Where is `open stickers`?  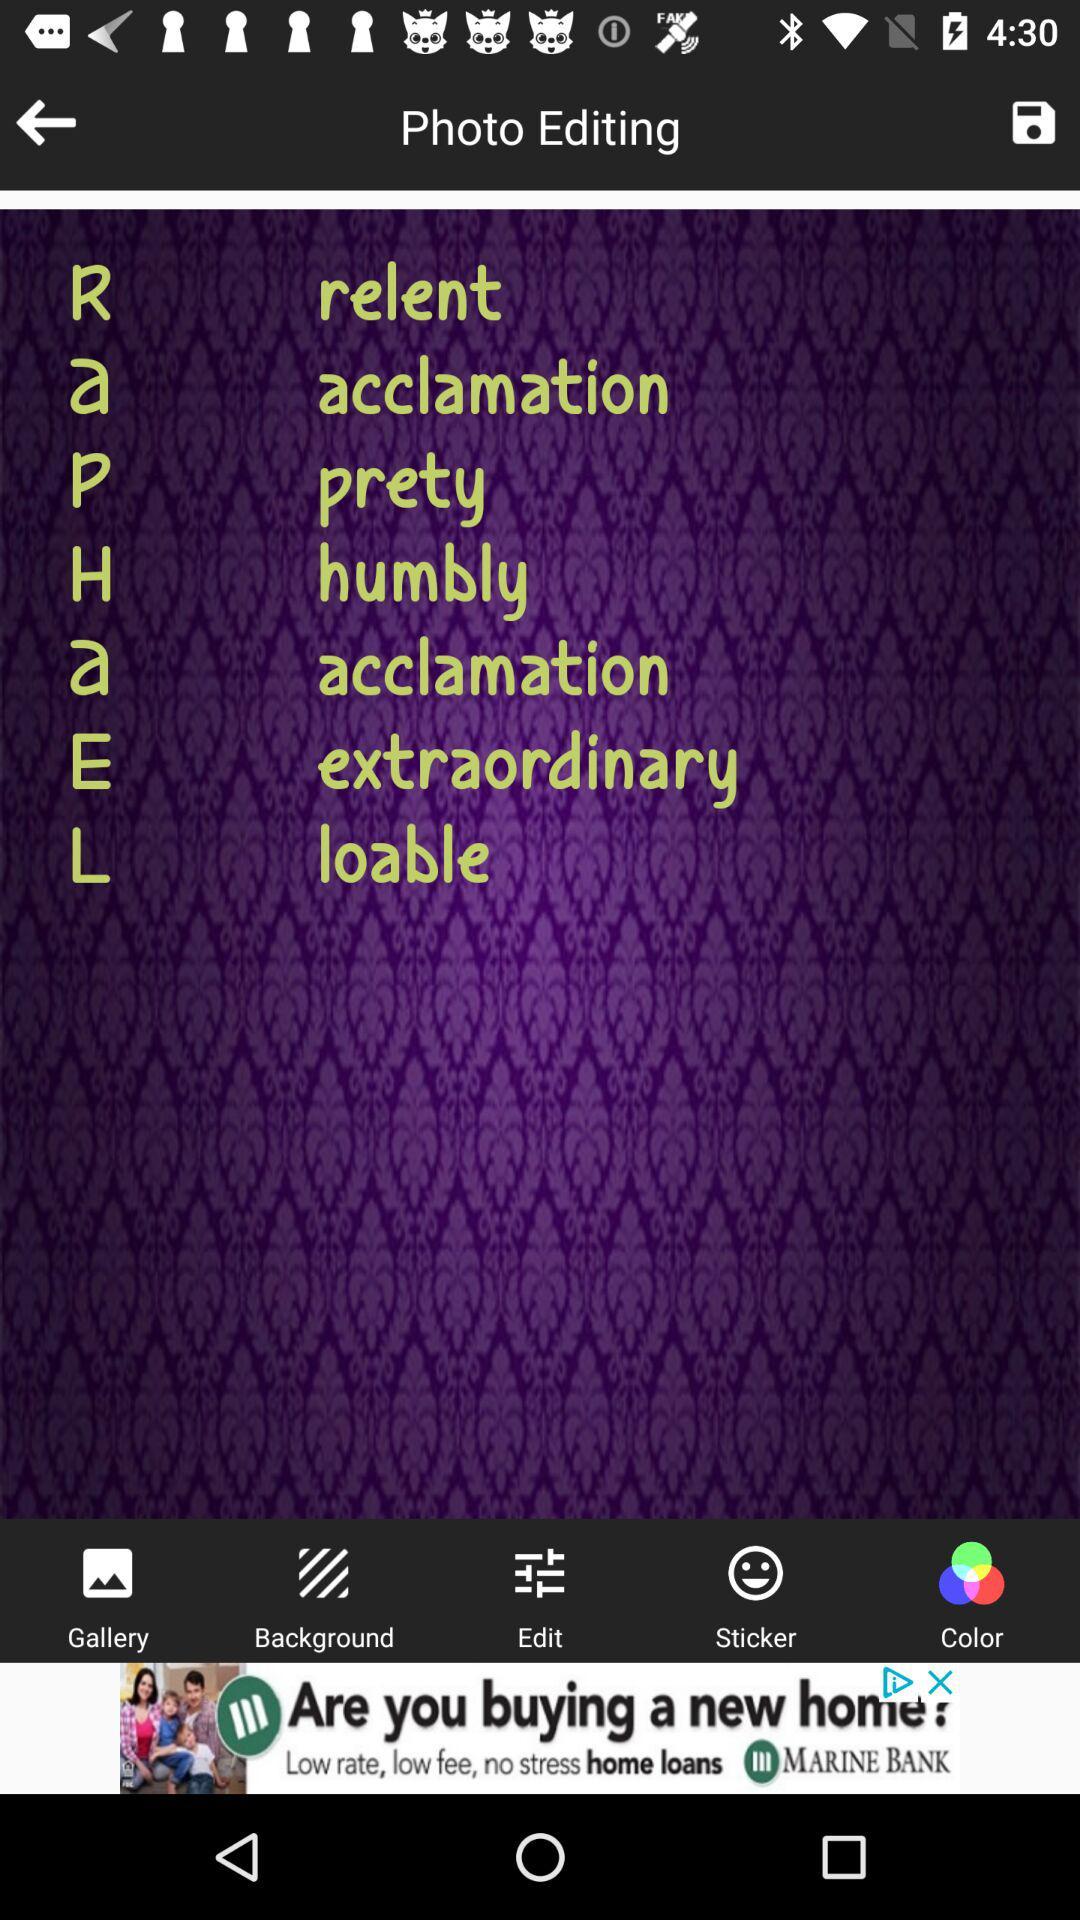 open stickers is located at coordinates (755, 1572).